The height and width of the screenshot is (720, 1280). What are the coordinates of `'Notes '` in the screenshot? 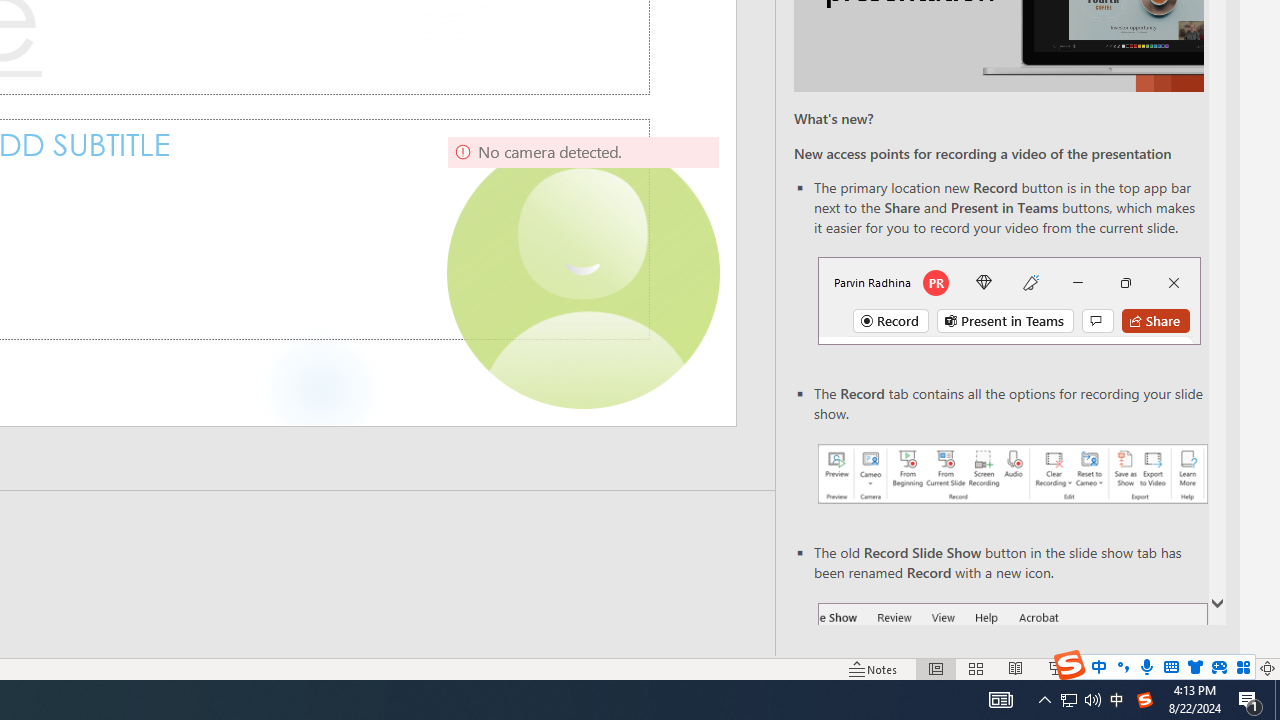 It's located at (874, 669).